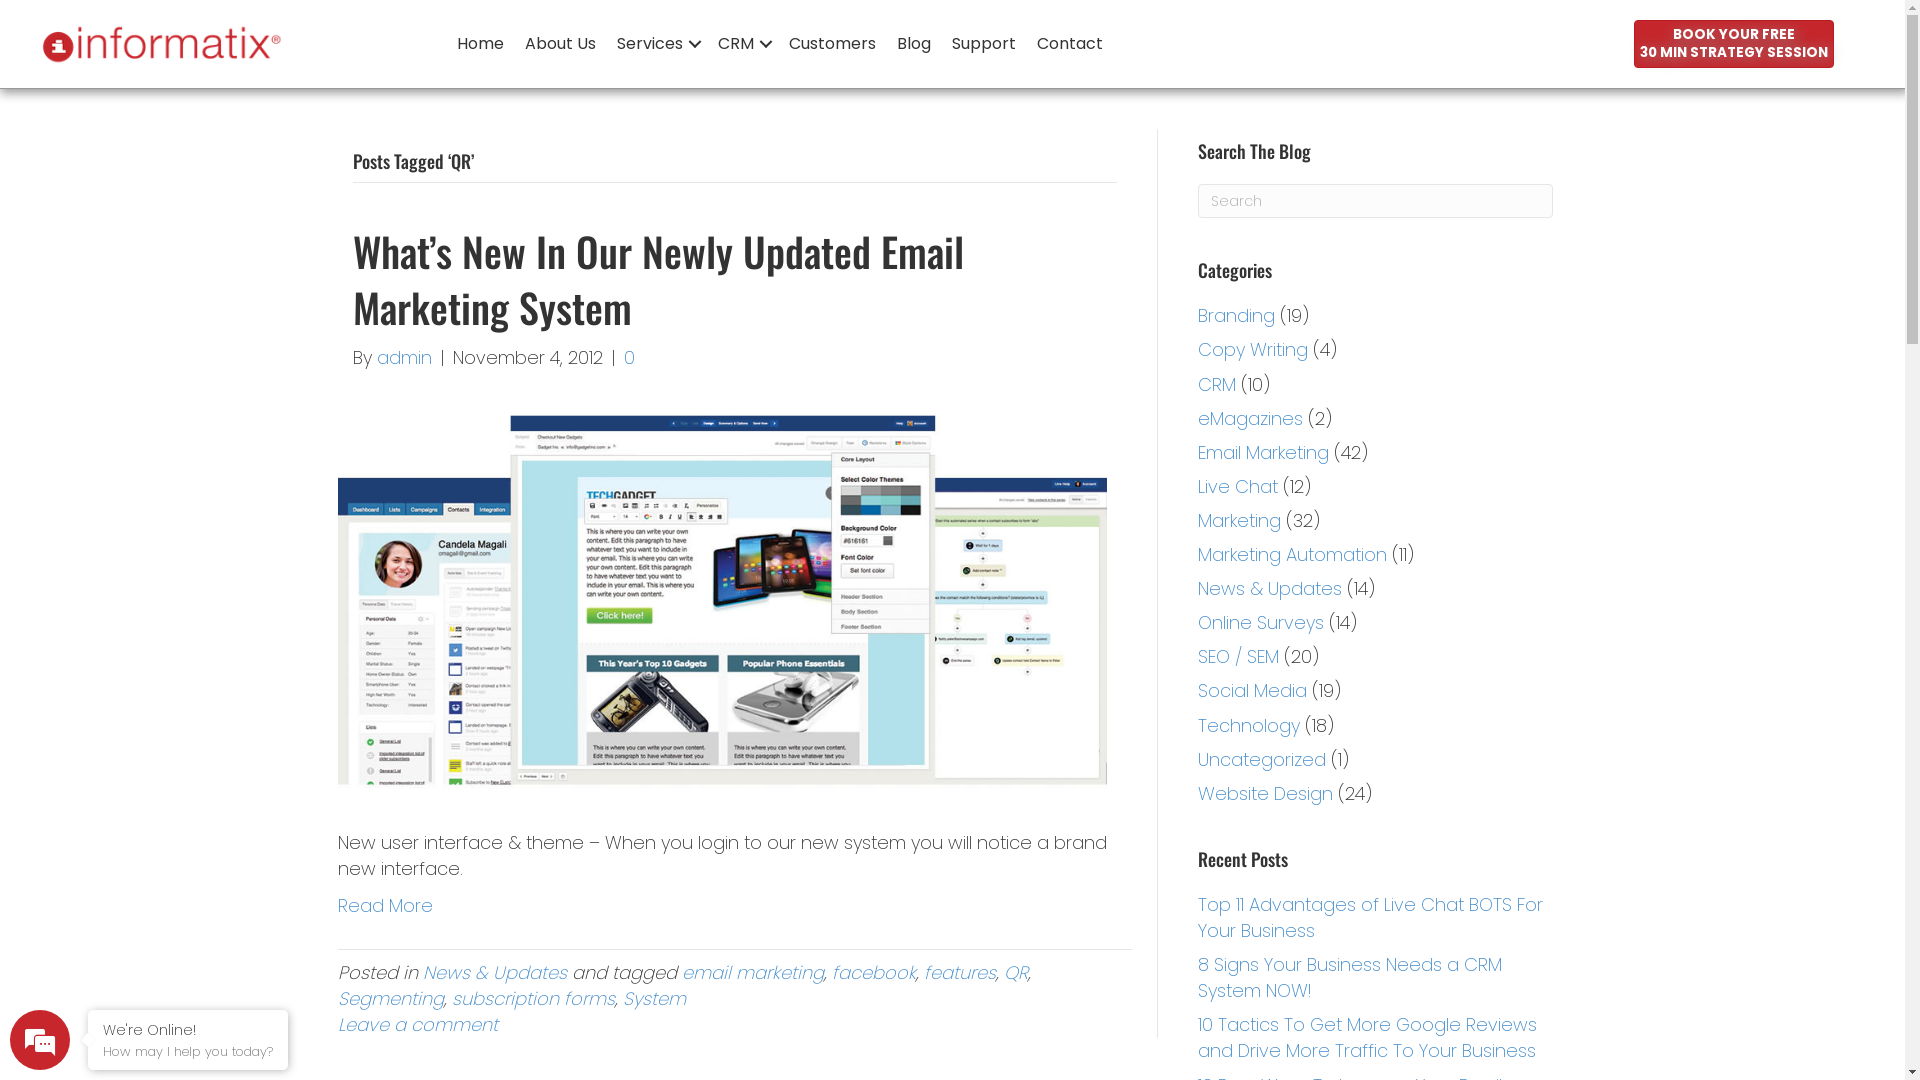  What do you see at coordinates (480, 43) in the screenshot?
I see `'Home'` at bounding box center [480, 43].